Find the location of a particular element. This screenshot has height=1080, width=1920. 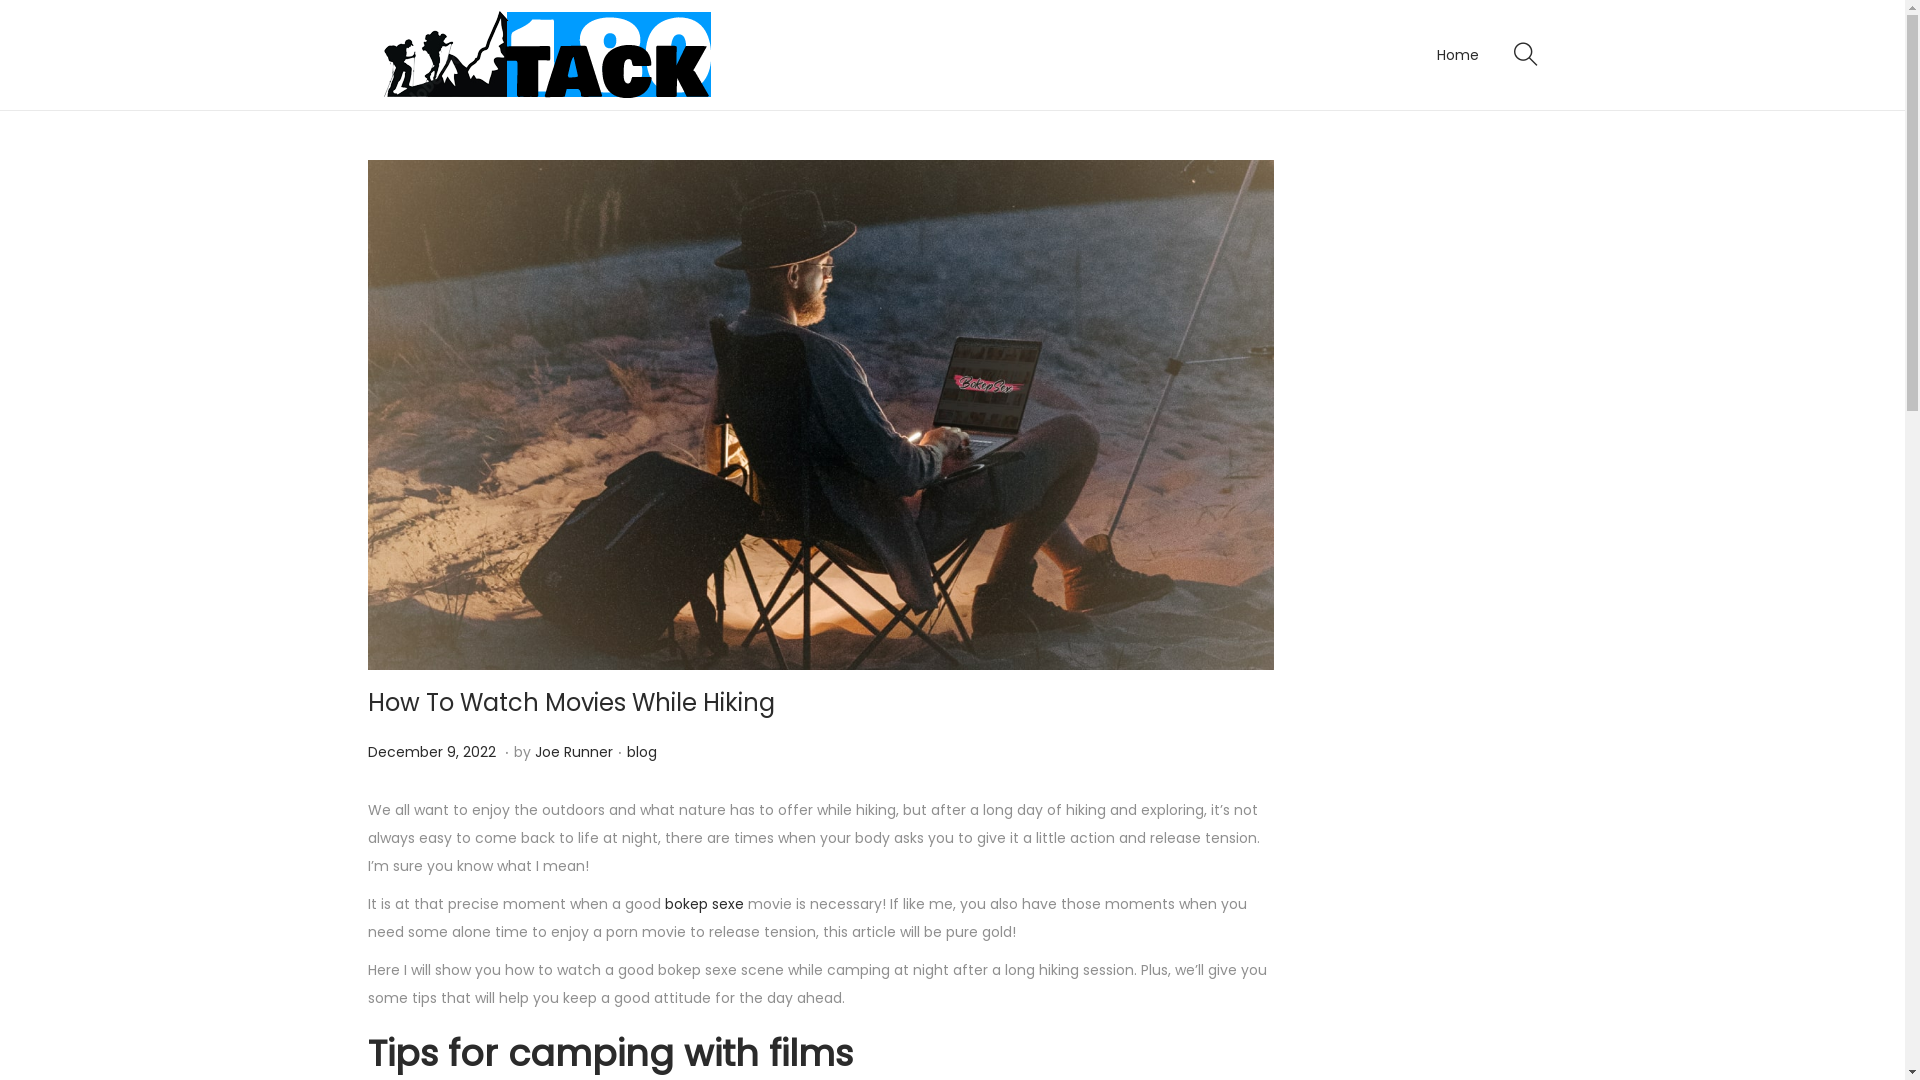

'Home' is located at coordinates (1434, 53).